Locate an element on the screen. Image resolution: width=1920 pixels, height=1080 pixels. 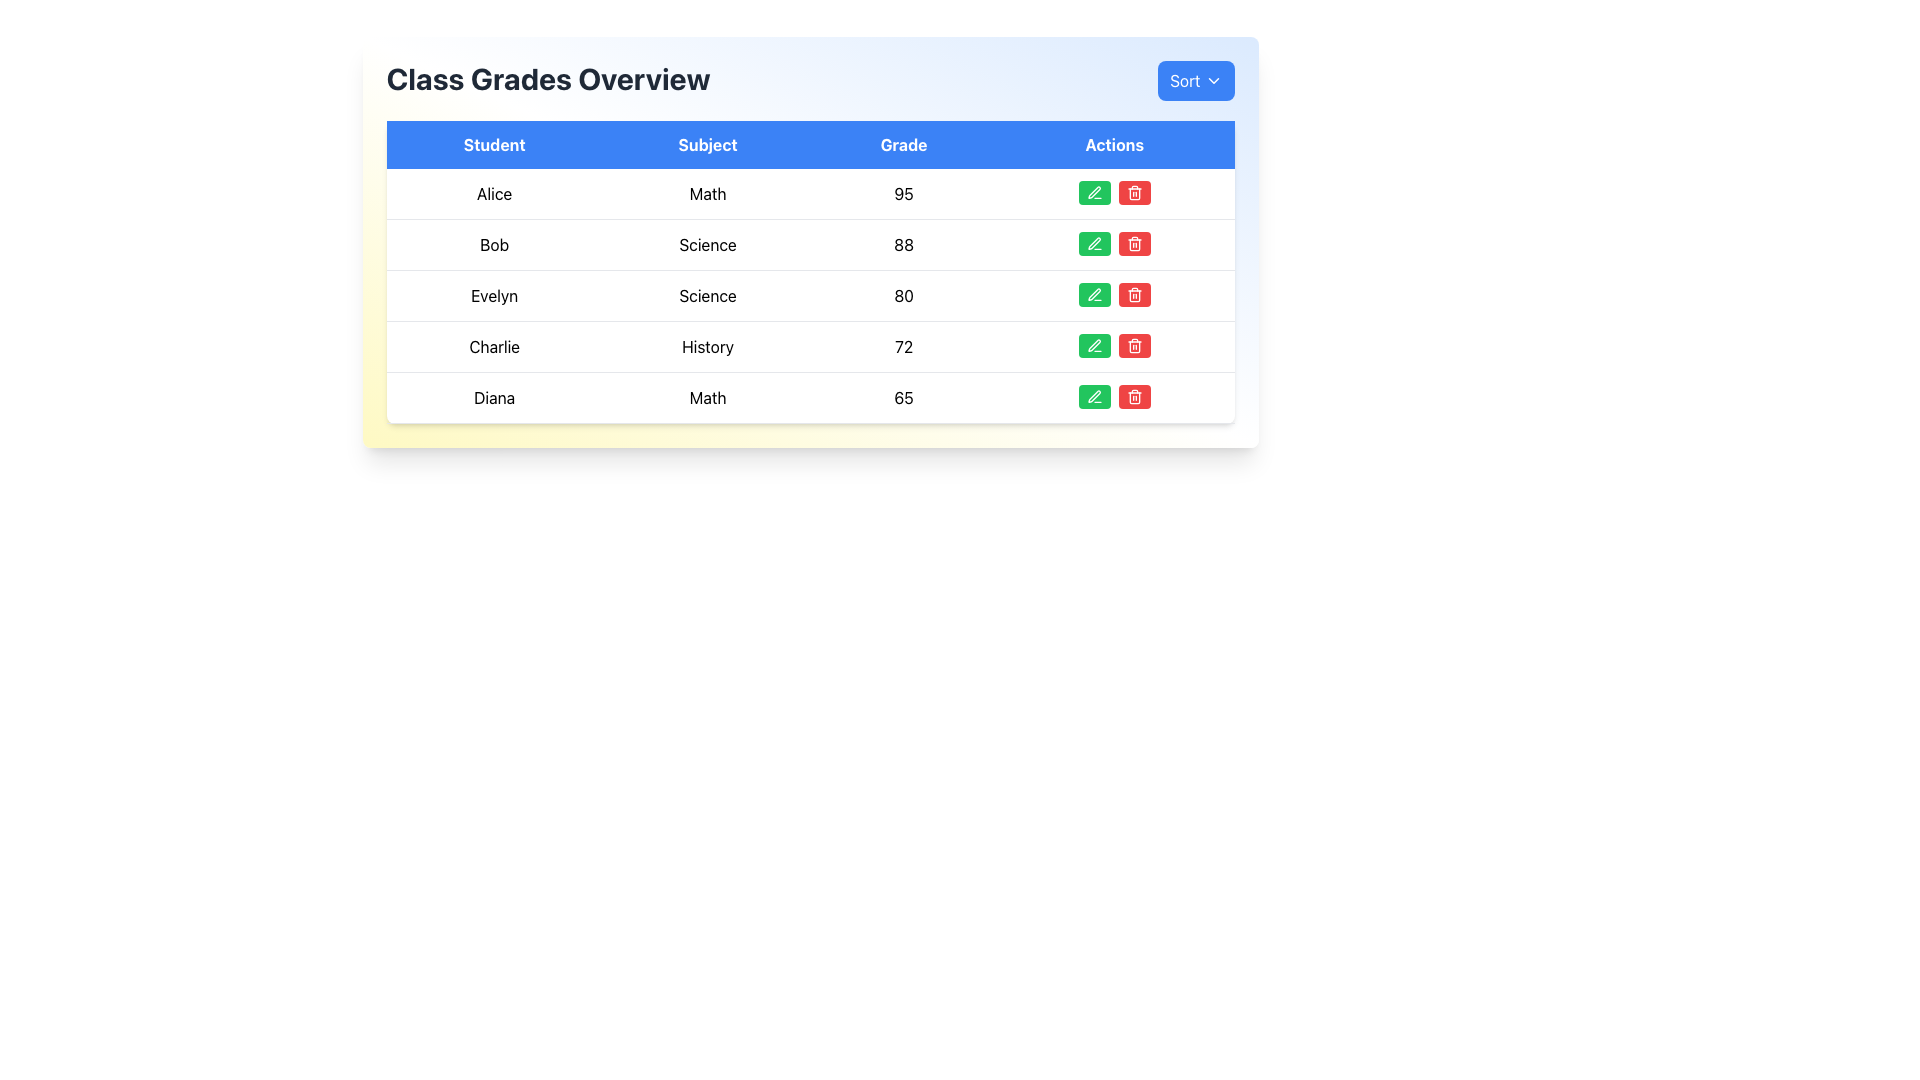
the static text label displaying 'Evelyn' in the second row of the 'Student' column in the Class Grades Overview table is located at coordinates (494, 296).